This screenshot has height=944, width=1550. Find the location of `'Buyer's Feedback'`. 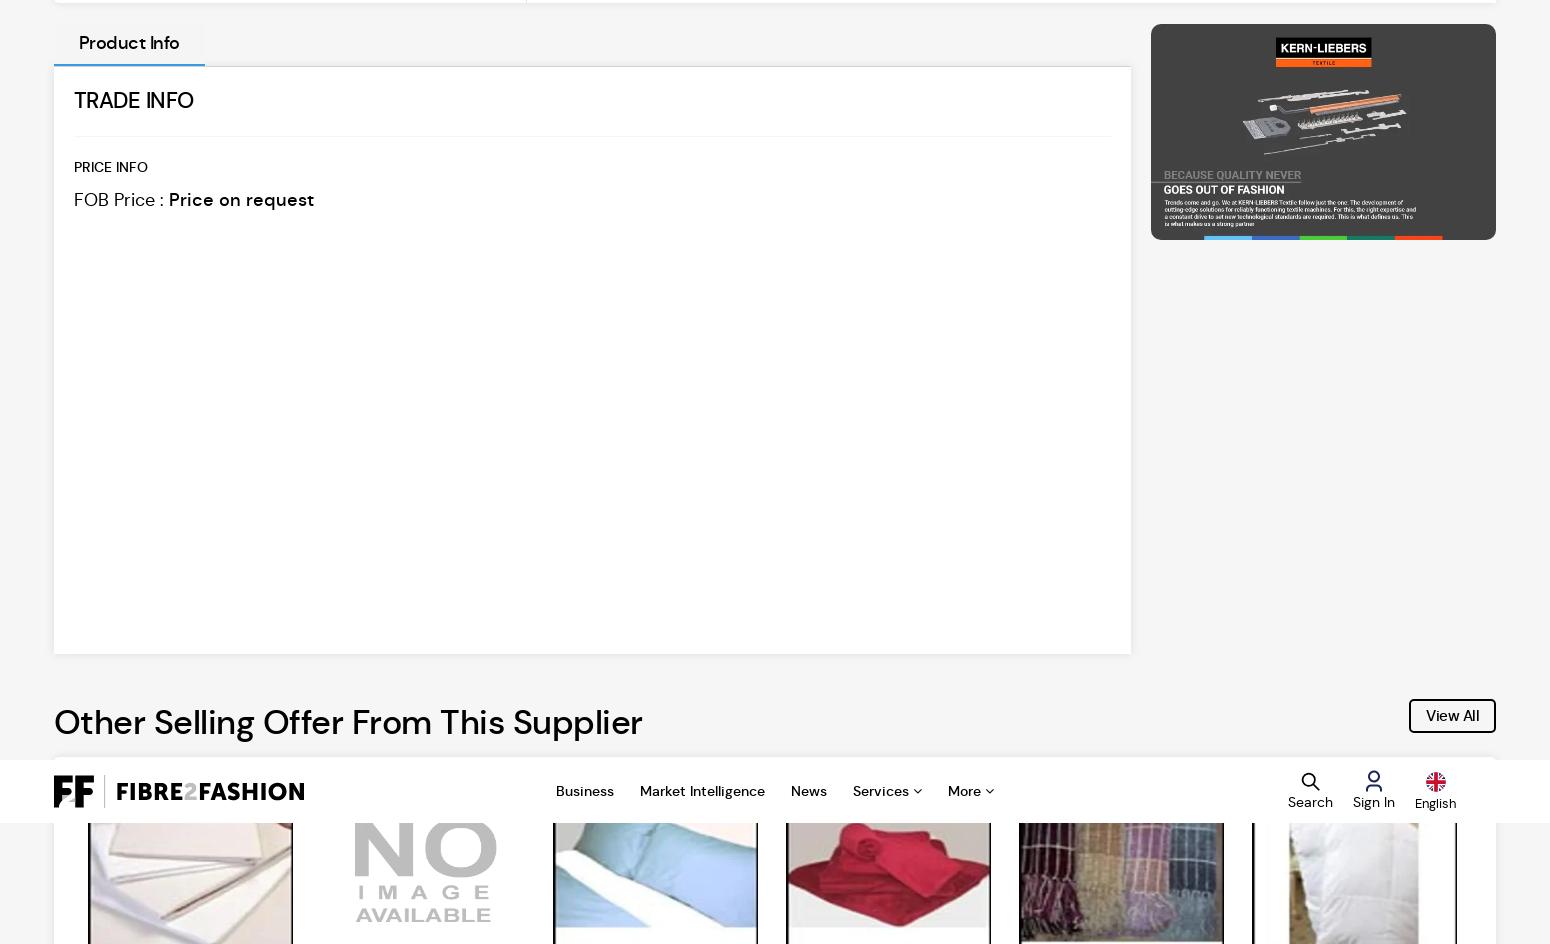

'Buyer's Feedback' is located at coordinates (1311, 885).